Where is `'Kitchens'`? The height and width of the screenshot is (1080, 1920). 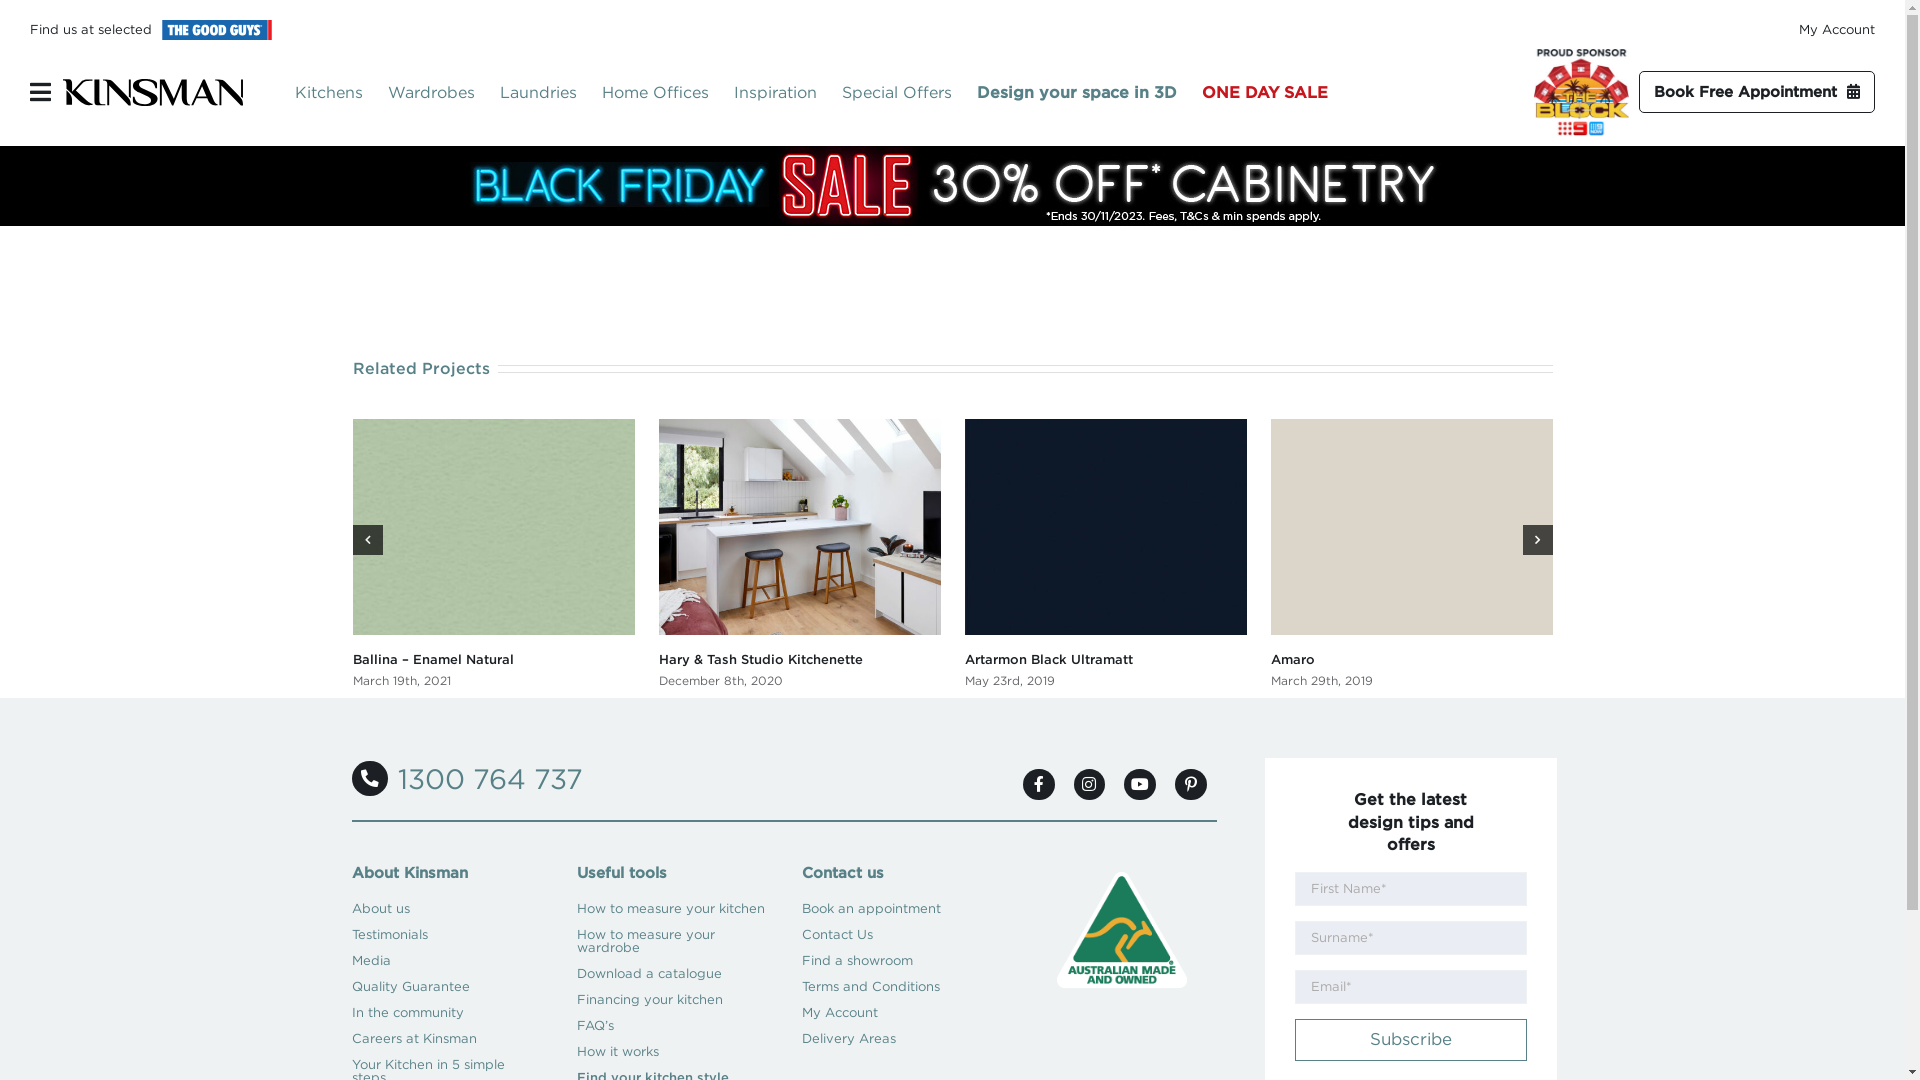 'Kitchens' is located at coordinates (341, 92).